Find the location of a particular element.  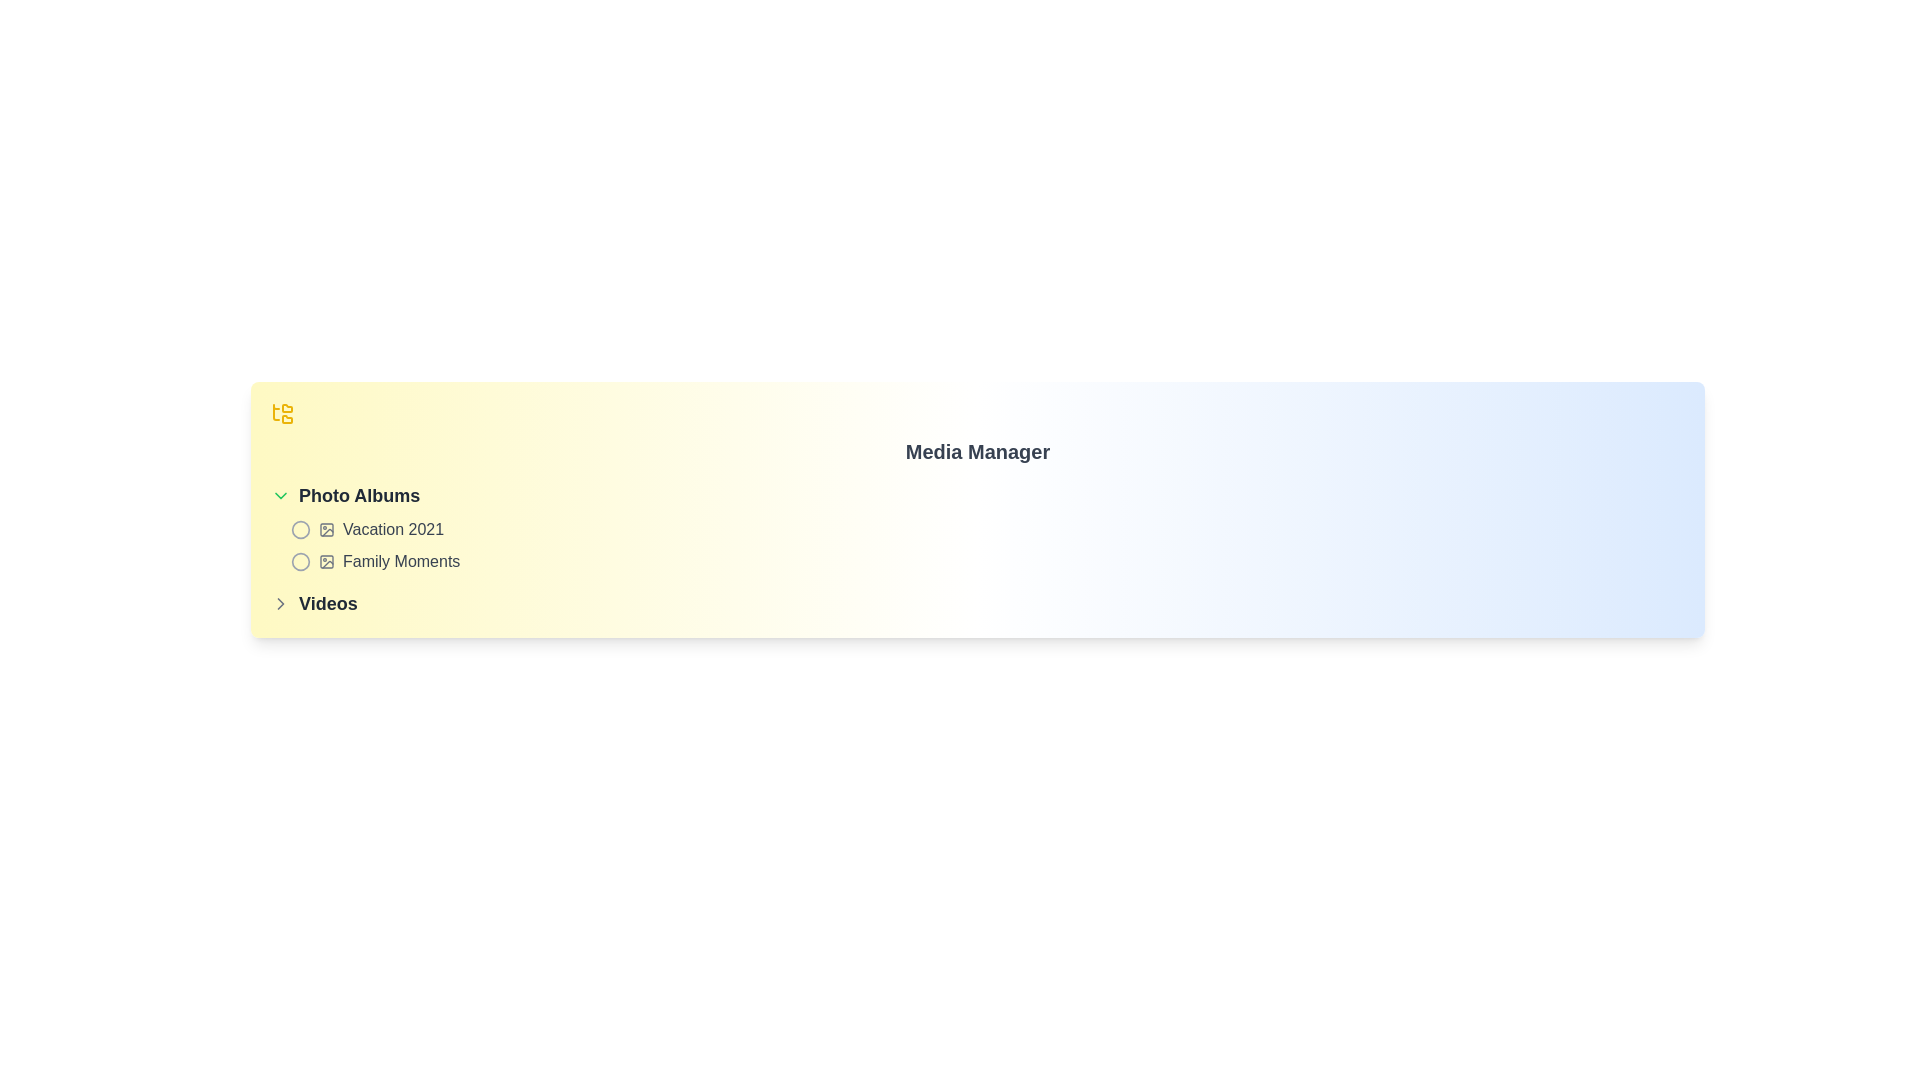

the right-facing chevron icon, which is located immediately to the left of the 'Videos' text label is located at coordinates (280, 603).